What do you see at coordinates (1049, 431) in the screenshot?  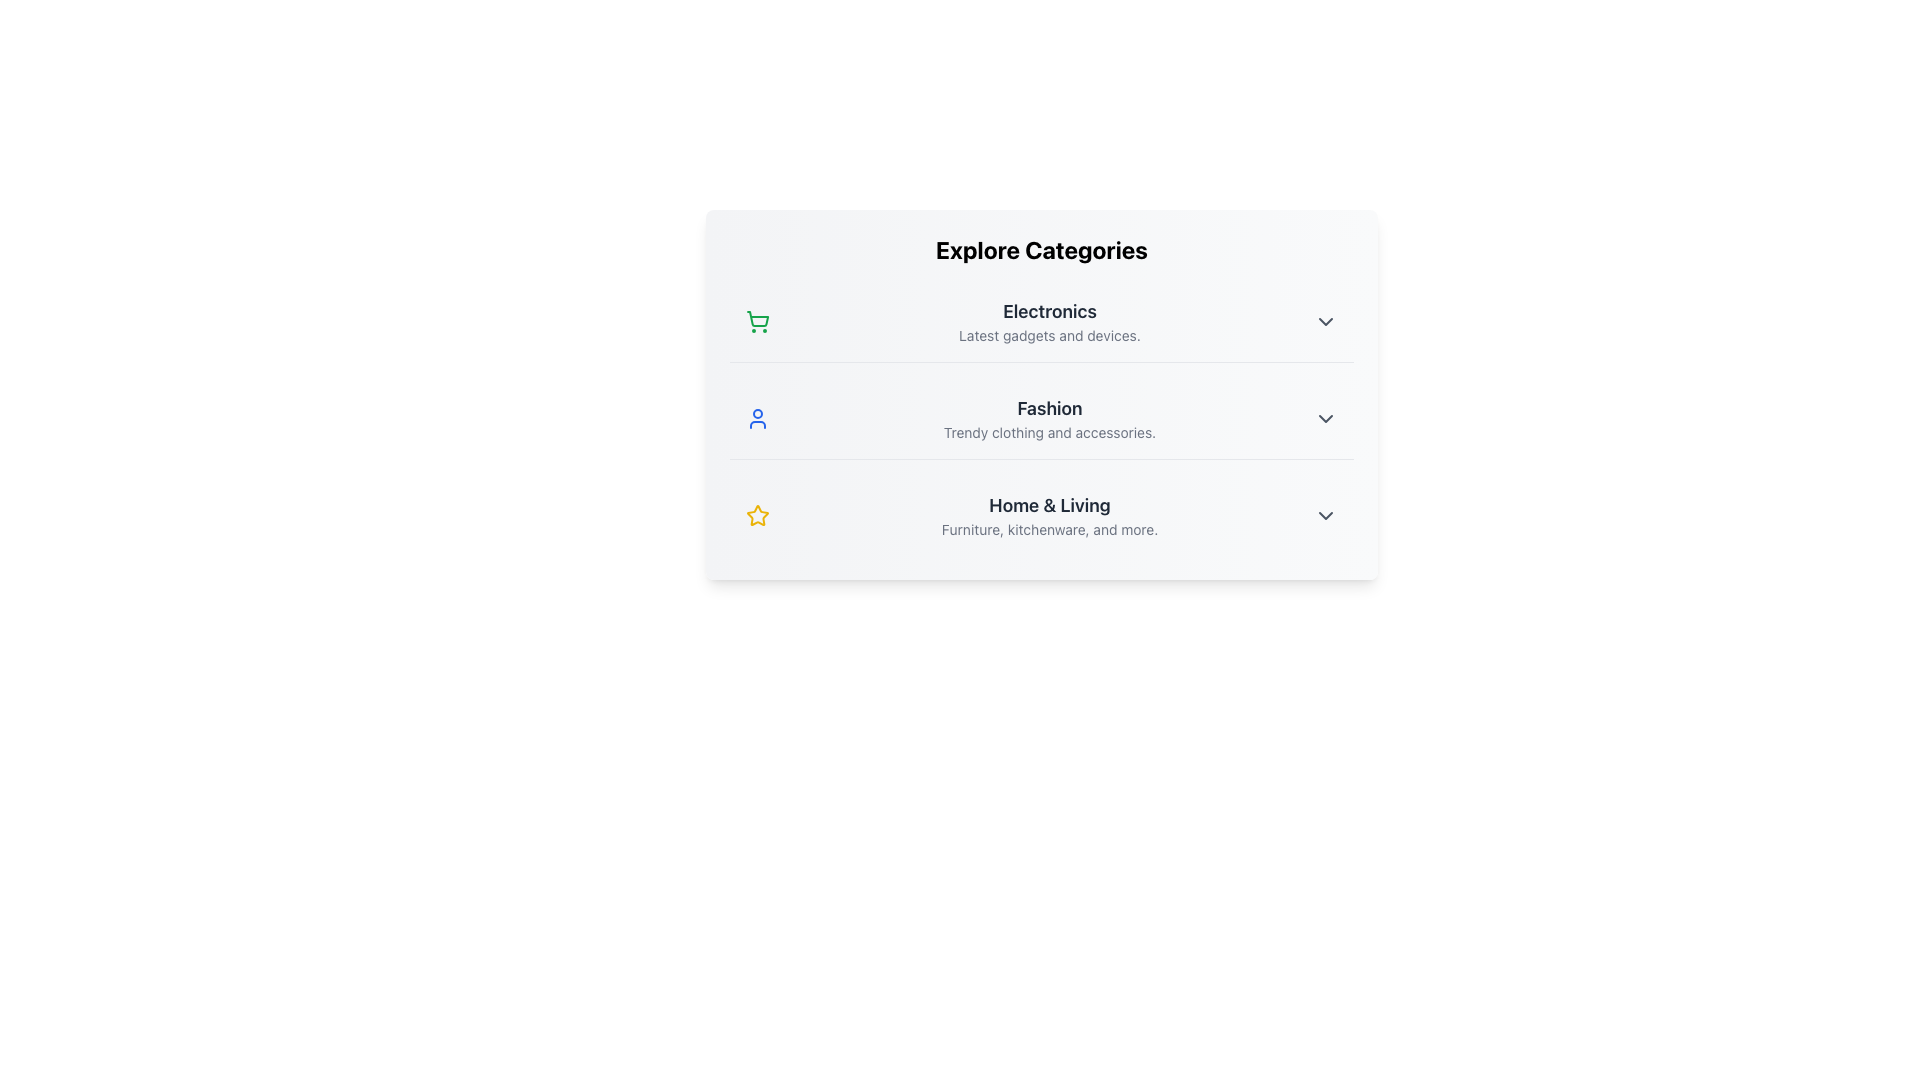 I see `the text element providing a description or tagline related to the 'Fashion' category, which is positioned below the 'Fashion' text and centered in the 'Explore Categories' section` at bounding box center [1049, 431].